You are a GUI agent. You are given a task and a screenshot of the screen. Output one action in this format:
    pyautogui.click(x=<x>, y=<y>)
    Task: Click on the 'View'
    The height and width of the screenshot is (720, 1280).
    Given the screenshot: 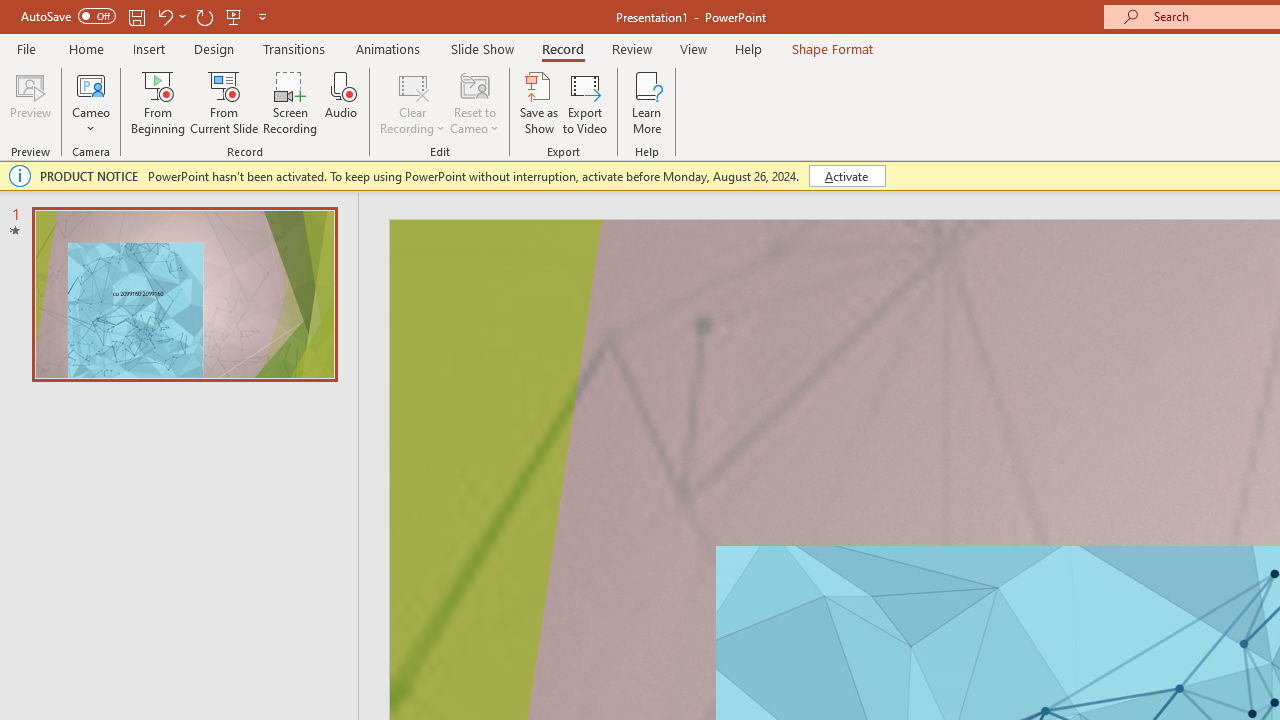 What is the action you would take?
    pyautogui.click(x=693, y=48)
    